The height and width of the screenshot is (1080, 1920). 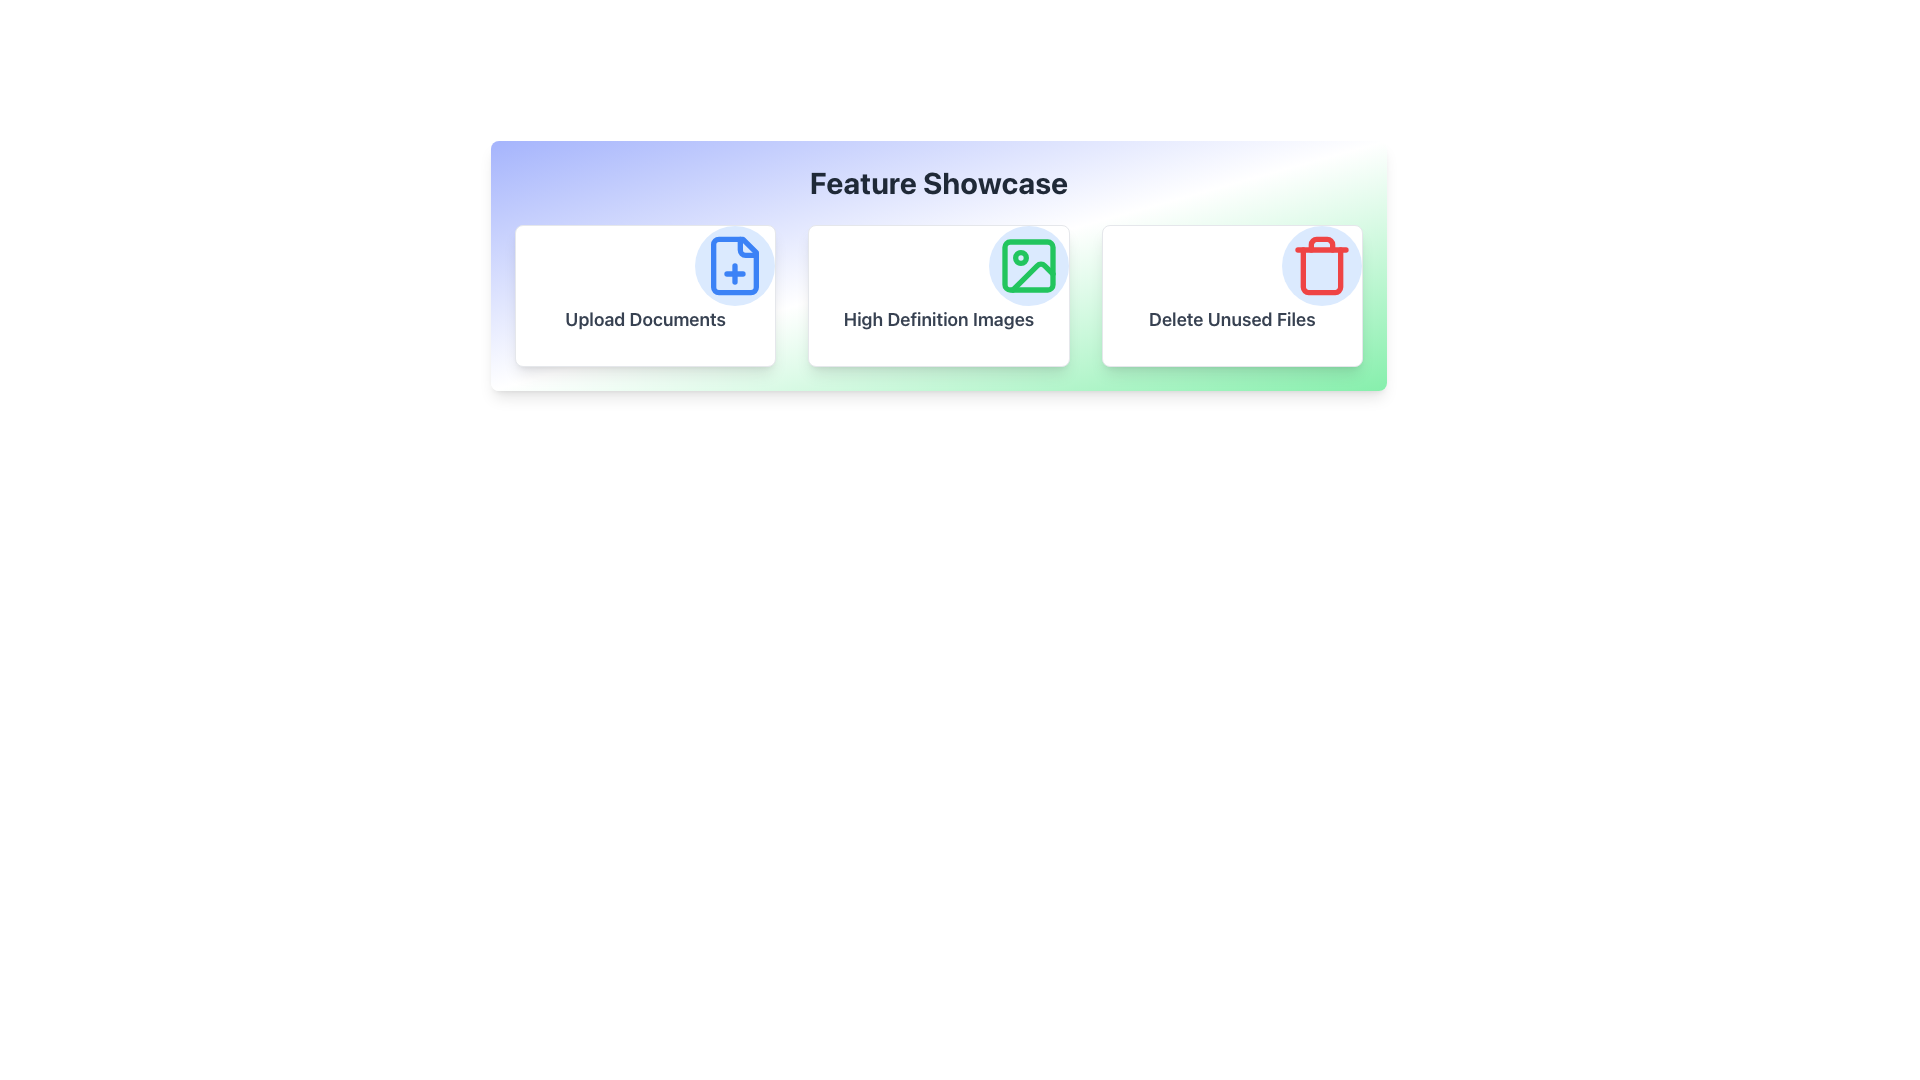 I want to click on the small circular icon located in the 'High Definition Images' feature card, which is part of an SVG element with a green and white theme, so click(x=1020, y=257).